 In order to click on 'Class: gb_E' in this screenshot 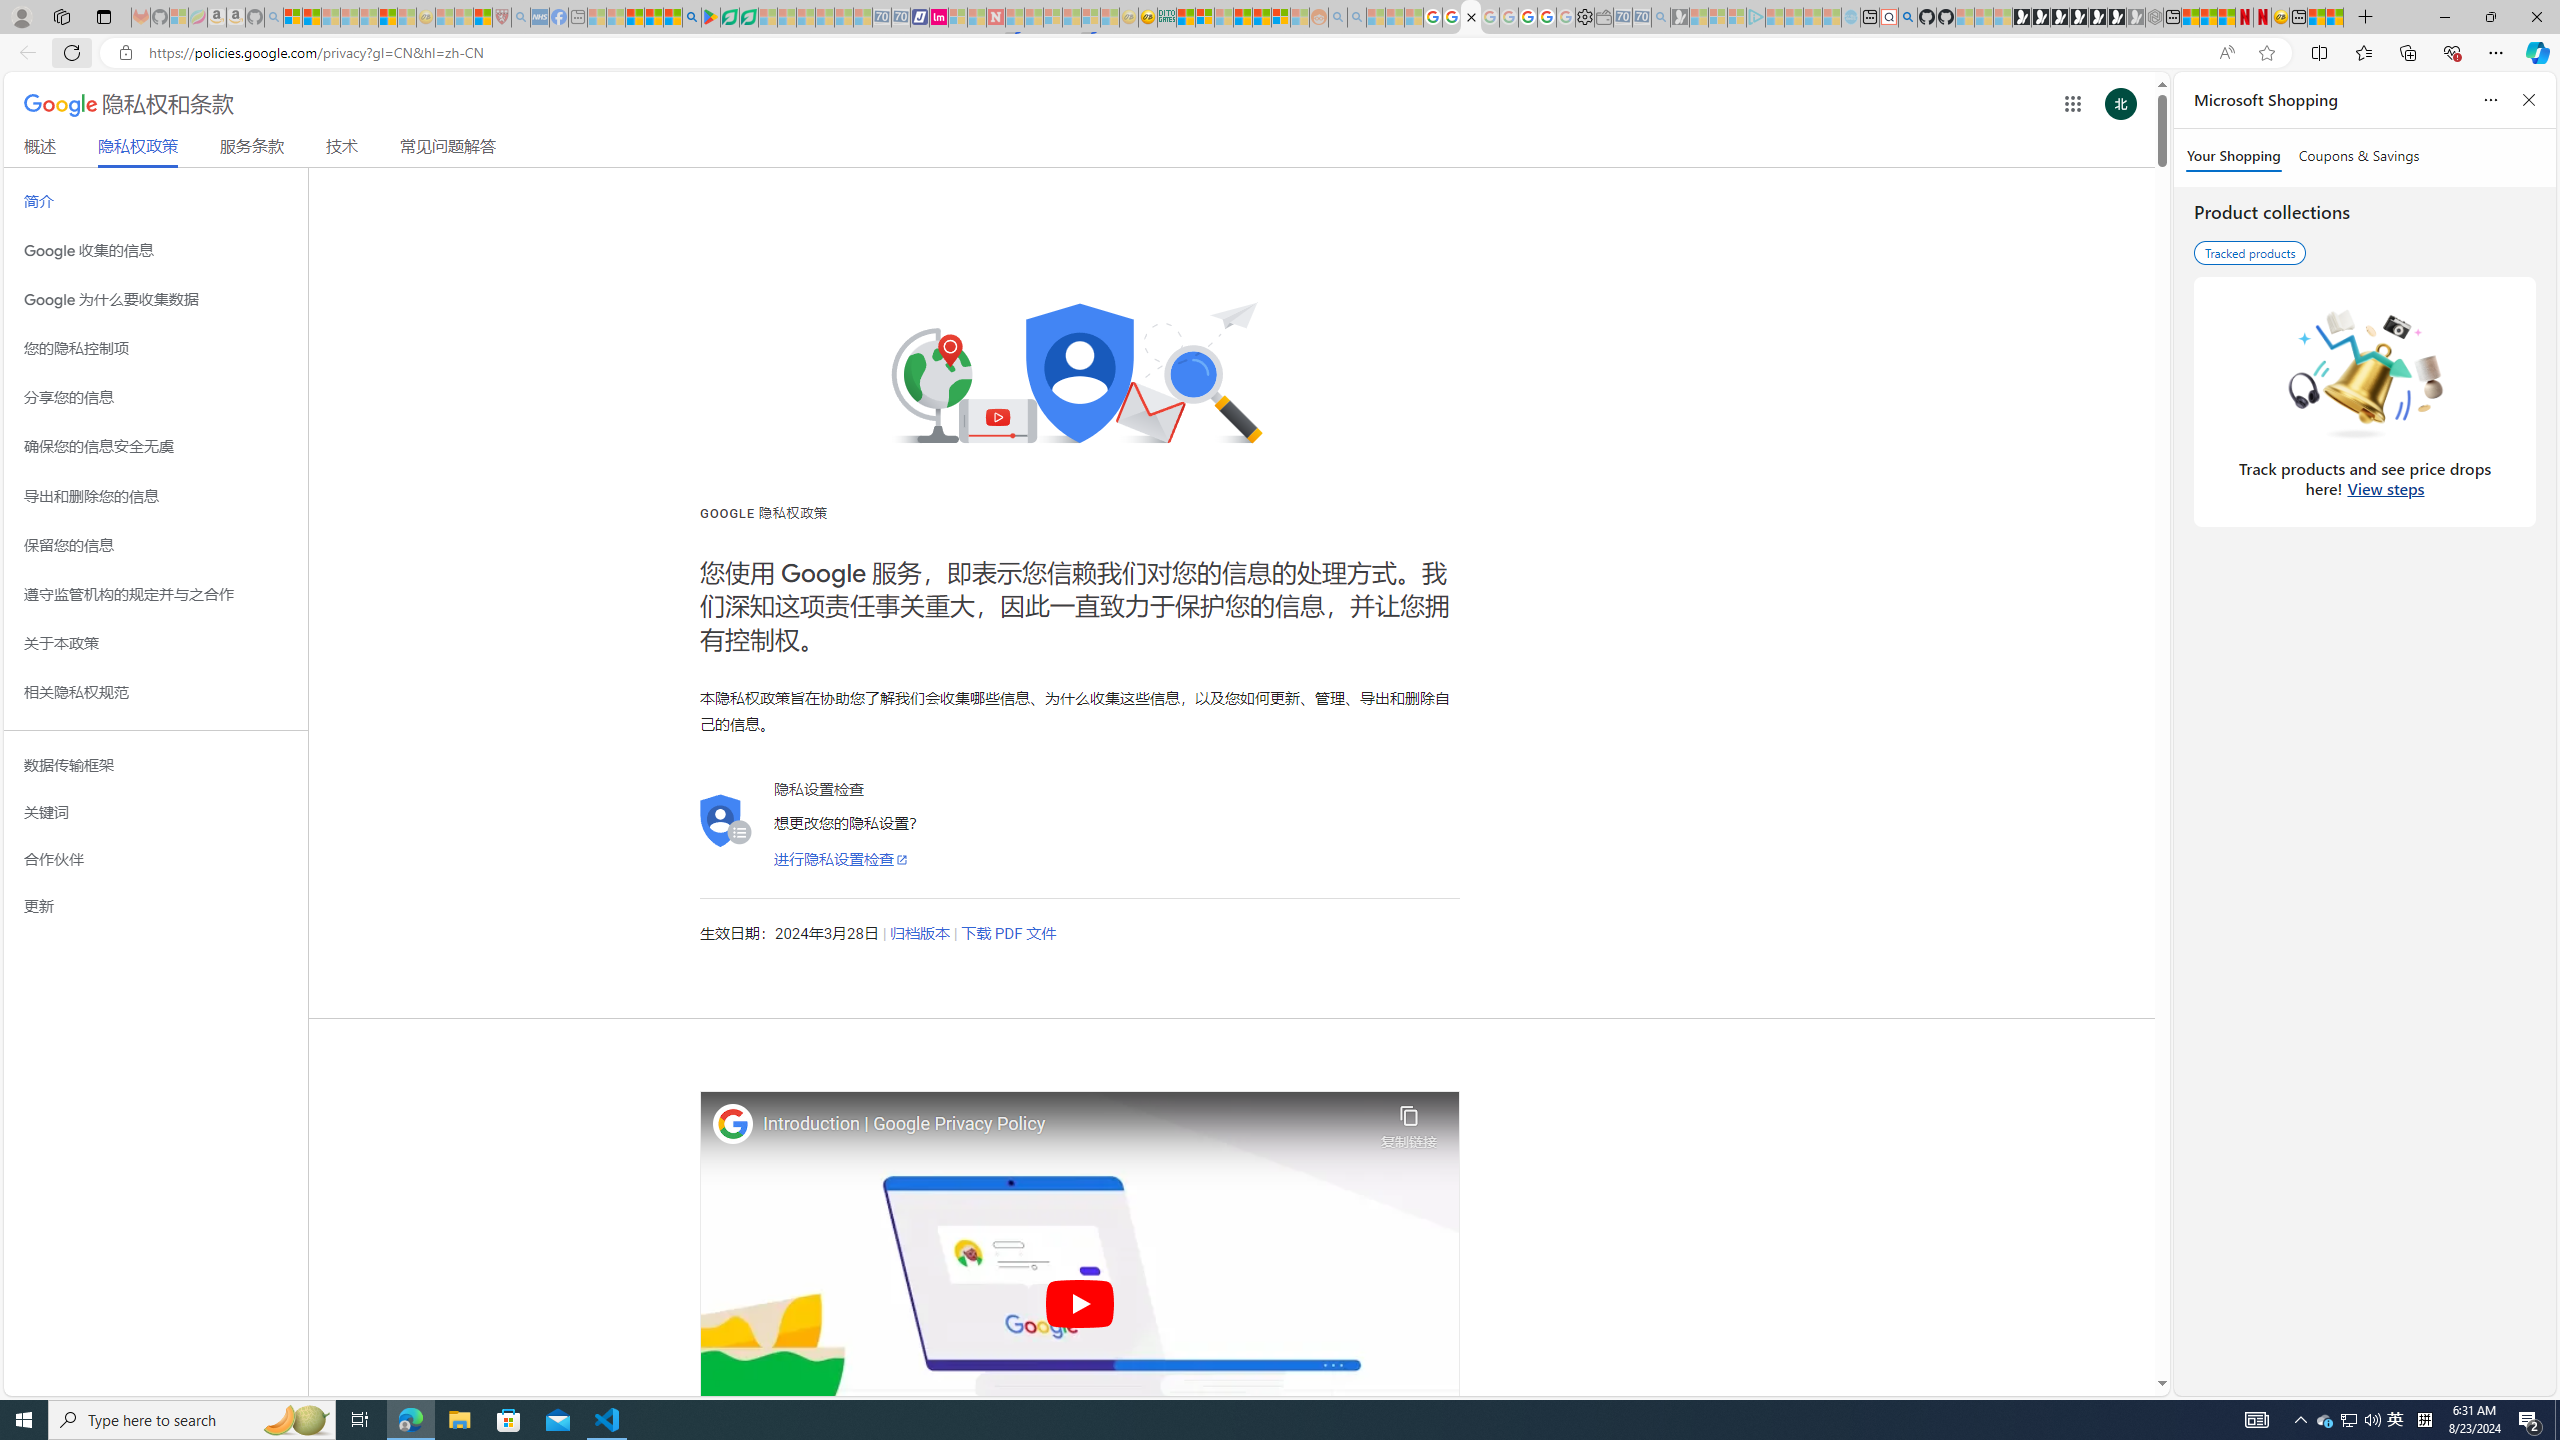, I will do `click(2071, 103)`.